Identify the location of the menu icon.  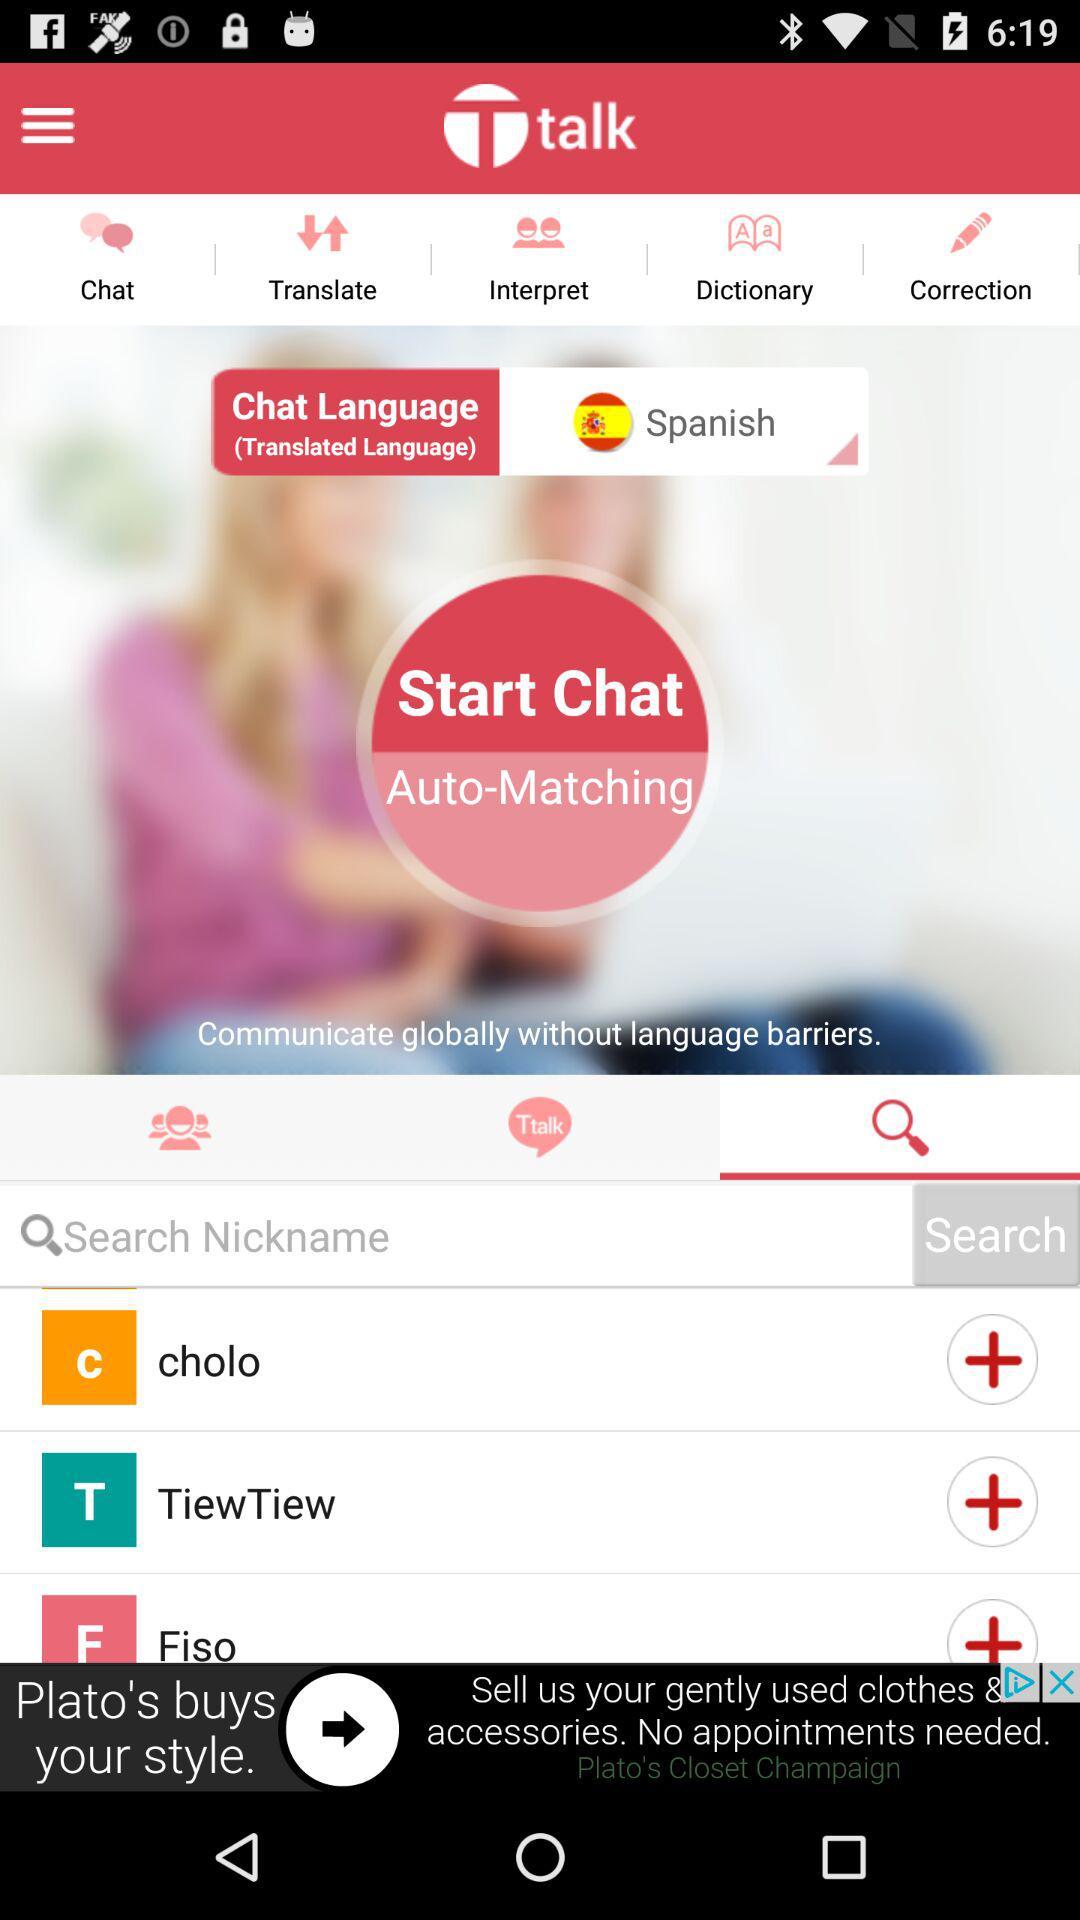
(46, 133).